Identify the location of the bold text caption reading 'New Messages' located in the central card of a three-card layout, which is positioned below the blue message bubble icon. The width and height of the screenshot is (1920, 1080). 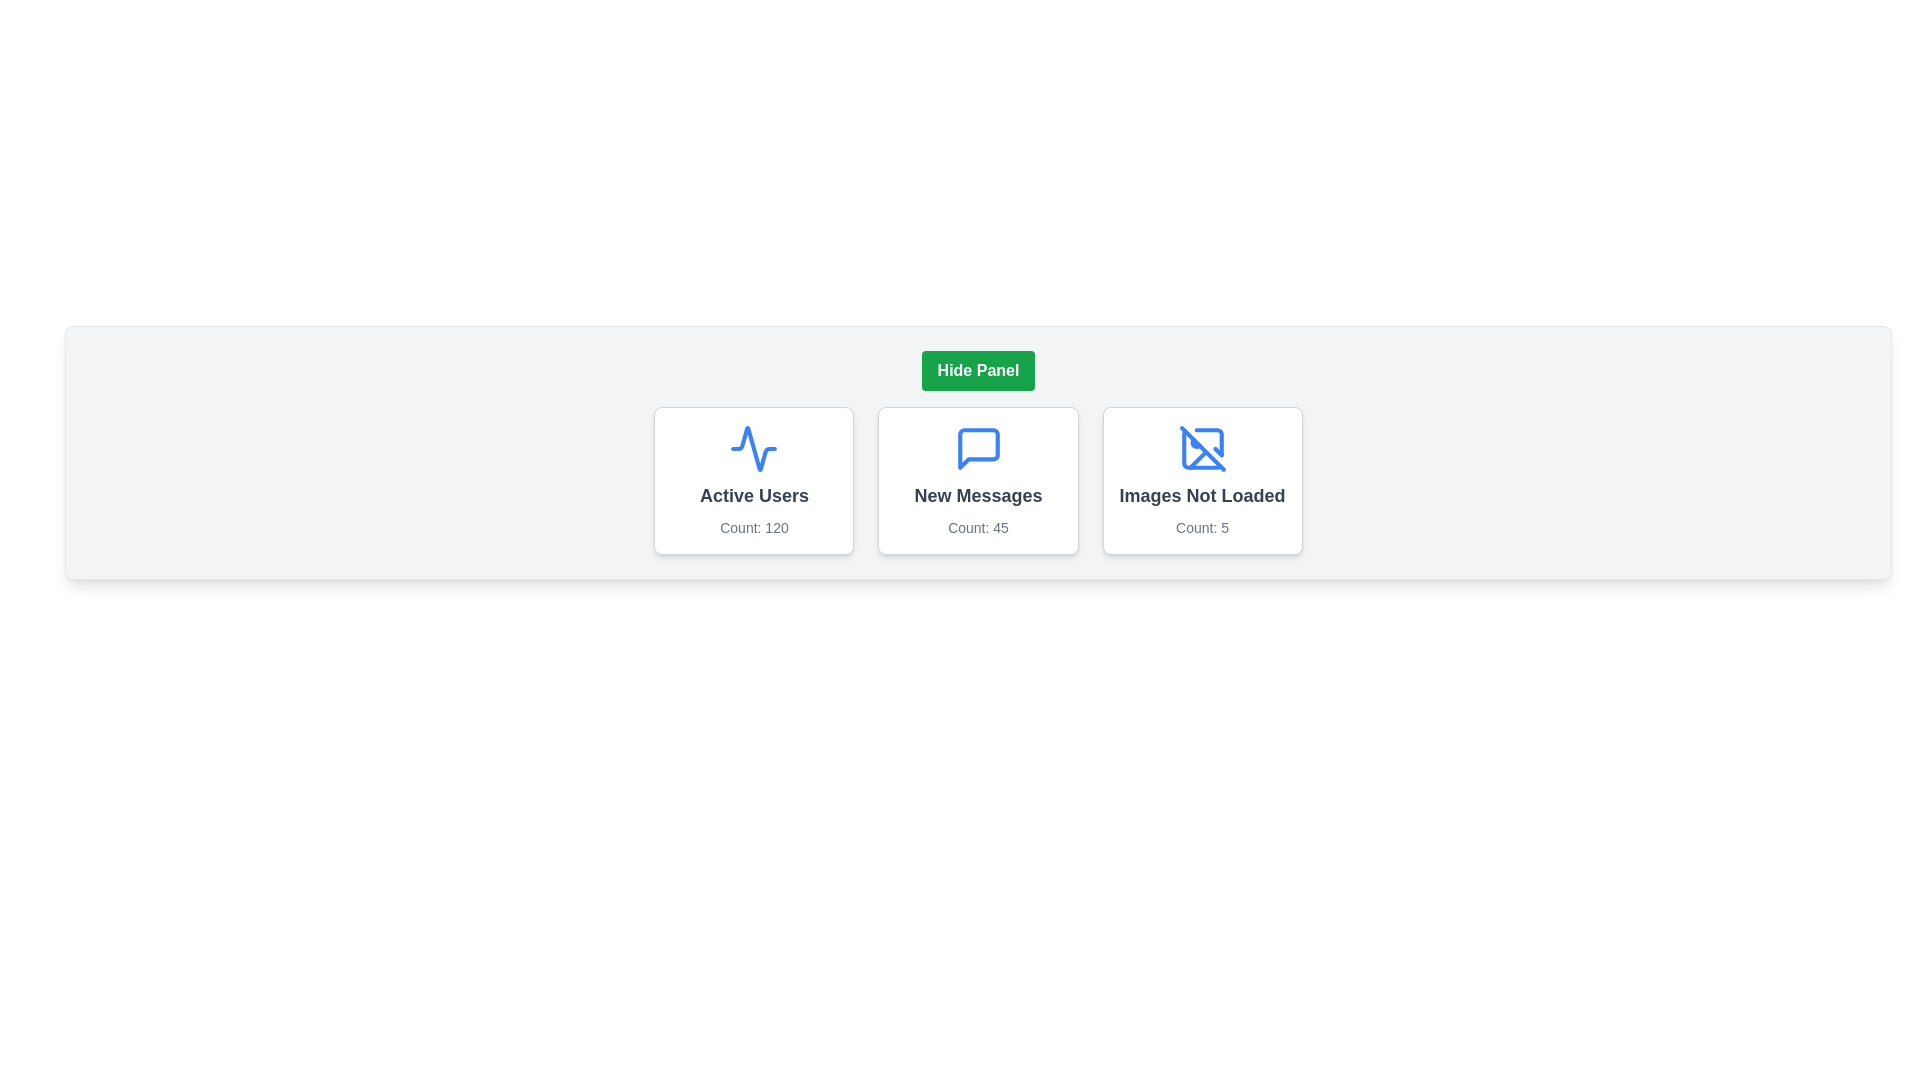
(978, 495).